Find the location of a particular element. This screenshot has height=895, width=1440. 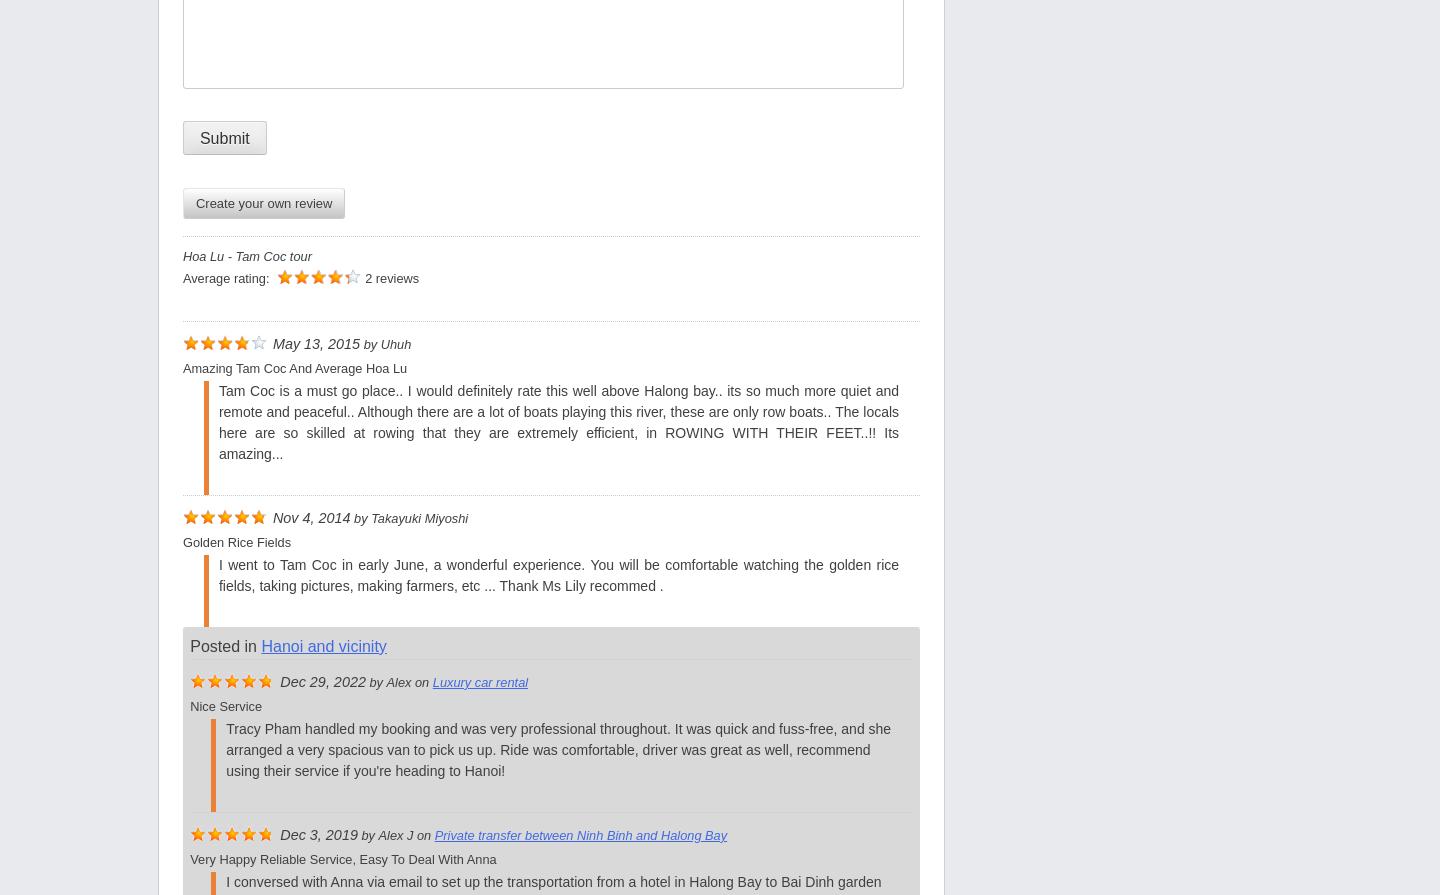

'Nice service' is located at coordinates (225, 704).